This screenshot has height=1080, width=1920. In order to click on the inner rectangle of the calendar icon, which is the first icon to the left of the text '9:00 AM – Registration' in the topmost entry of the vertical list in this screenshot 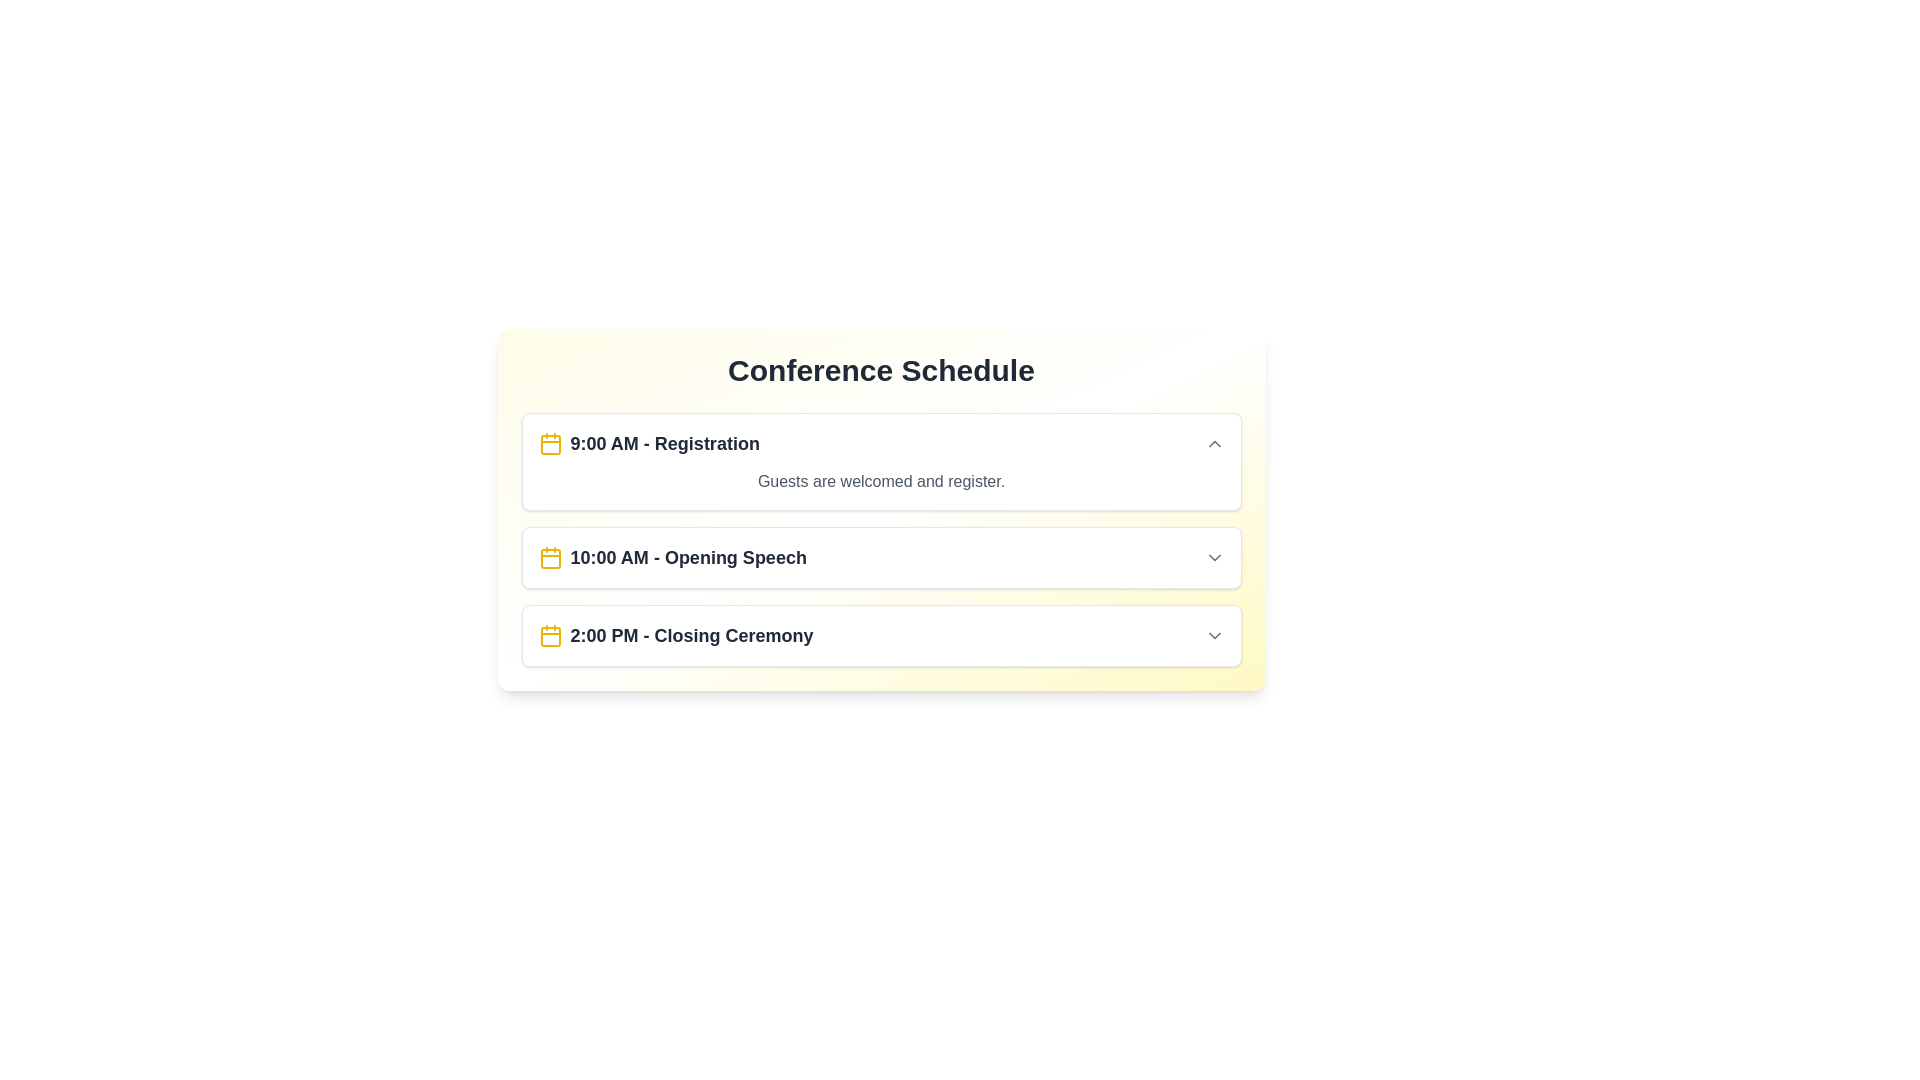, I will do `click(550, 559)`.